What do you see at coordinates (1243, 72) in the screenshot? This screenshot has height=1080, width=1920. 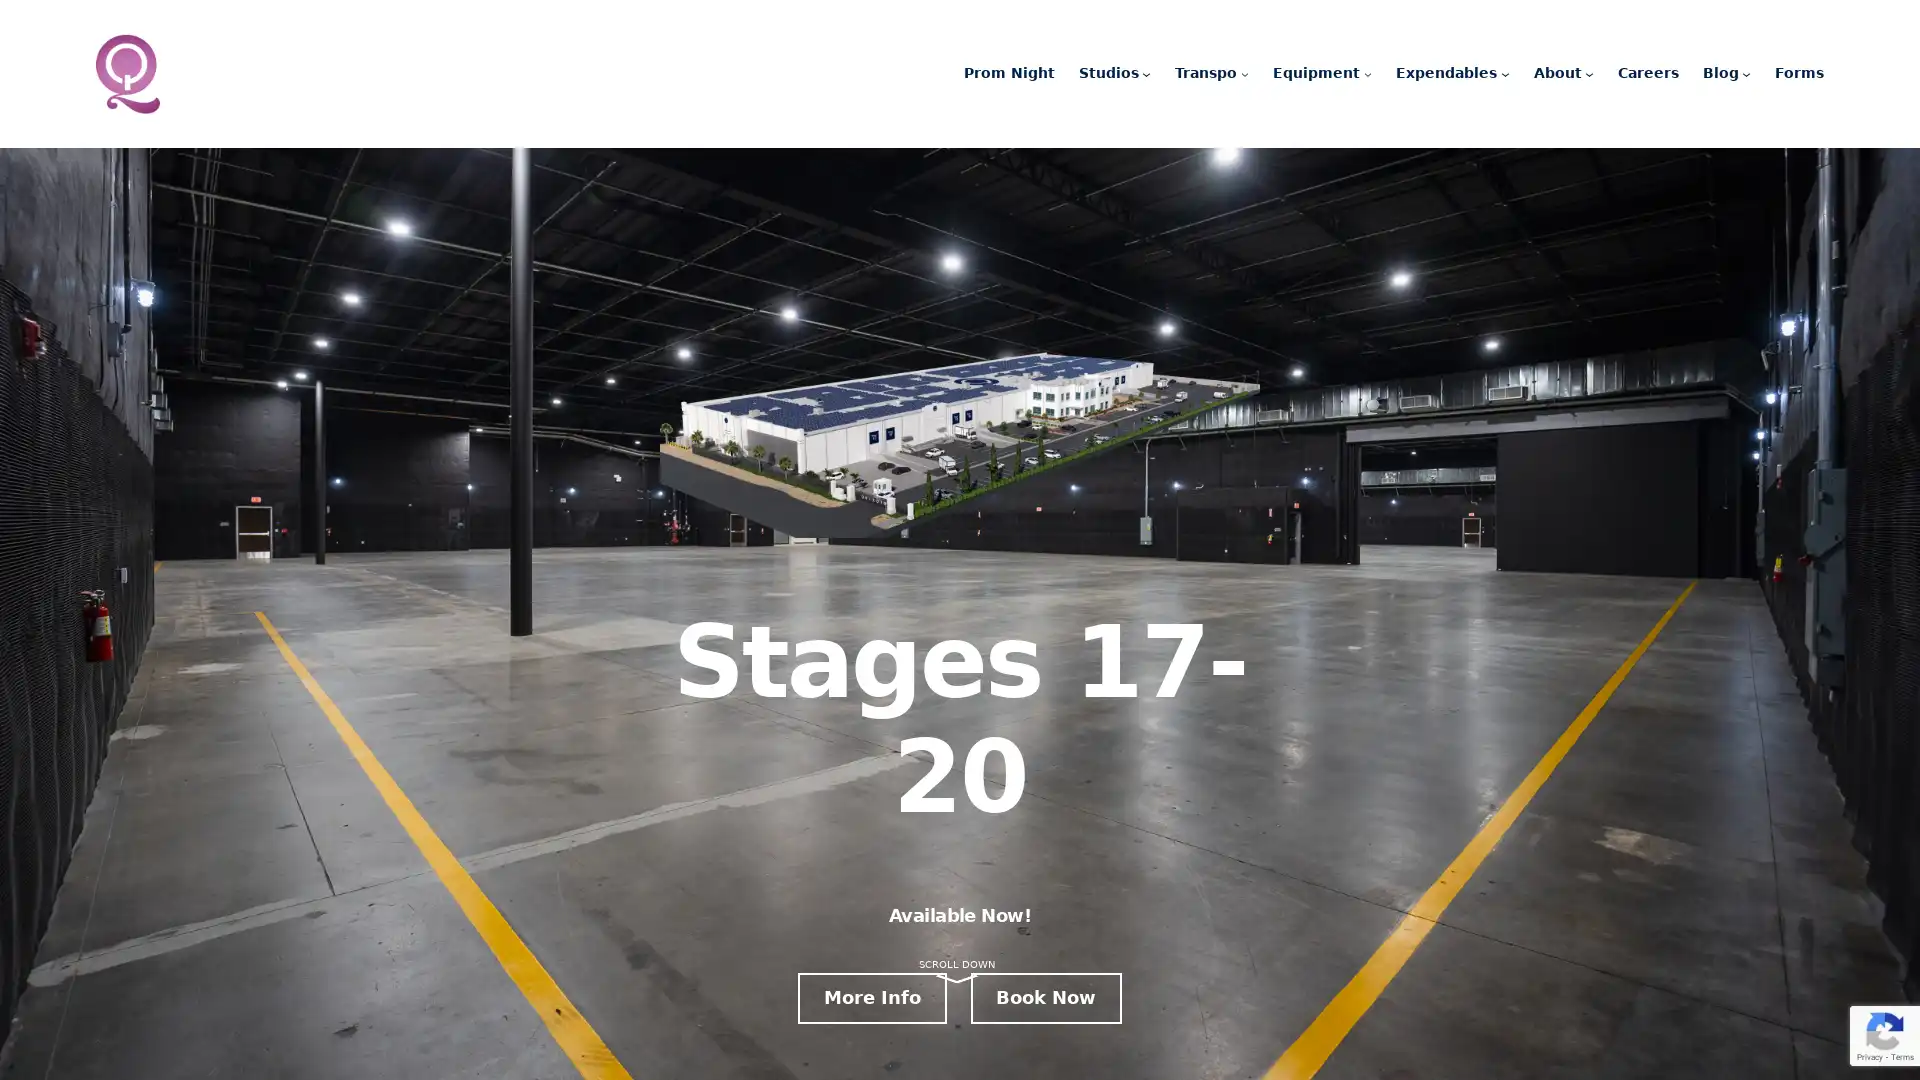 I see `Transpo submenu` at bounding box center [1243, 72].